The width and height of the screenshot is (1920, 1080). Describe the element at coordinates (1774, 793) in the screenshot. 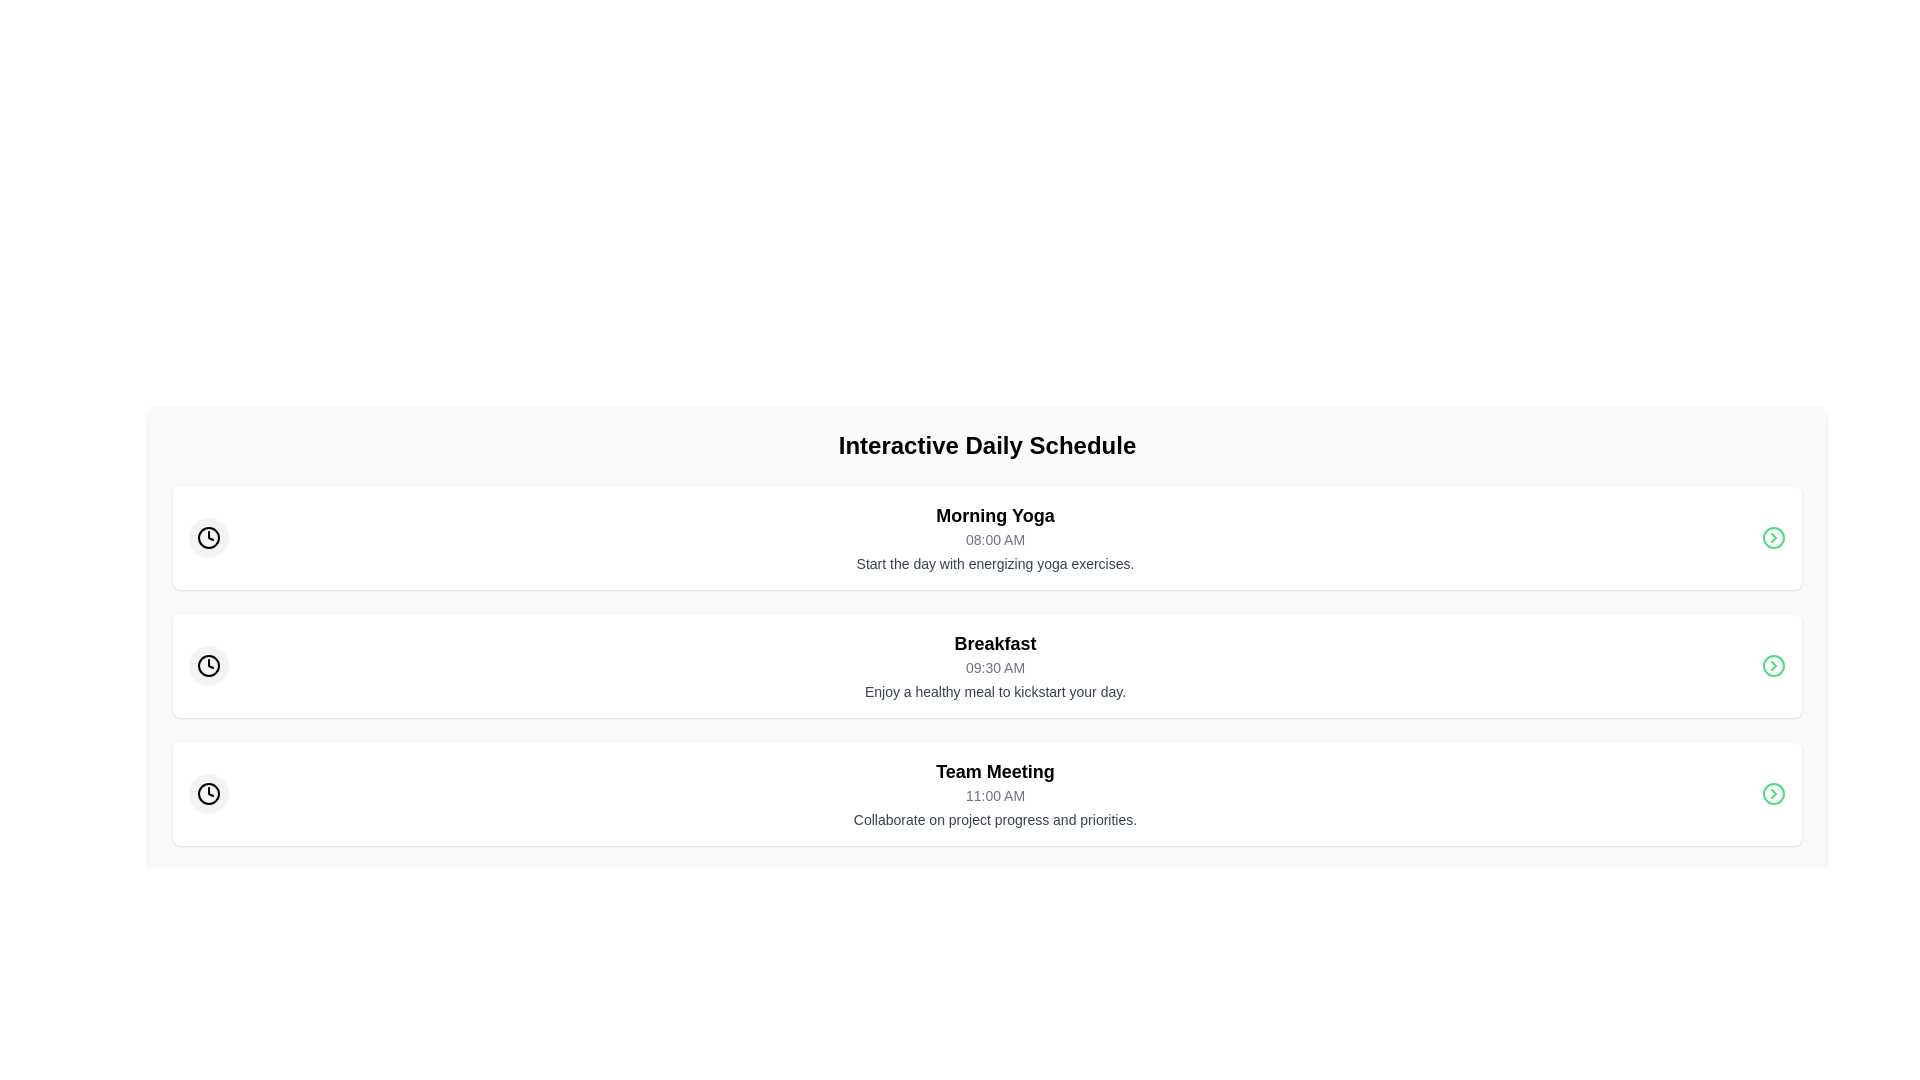

I see `the inner circular part of the icon for 'Team Meeting' located at the far right of the last row, which visually represents a completion status` at that location.